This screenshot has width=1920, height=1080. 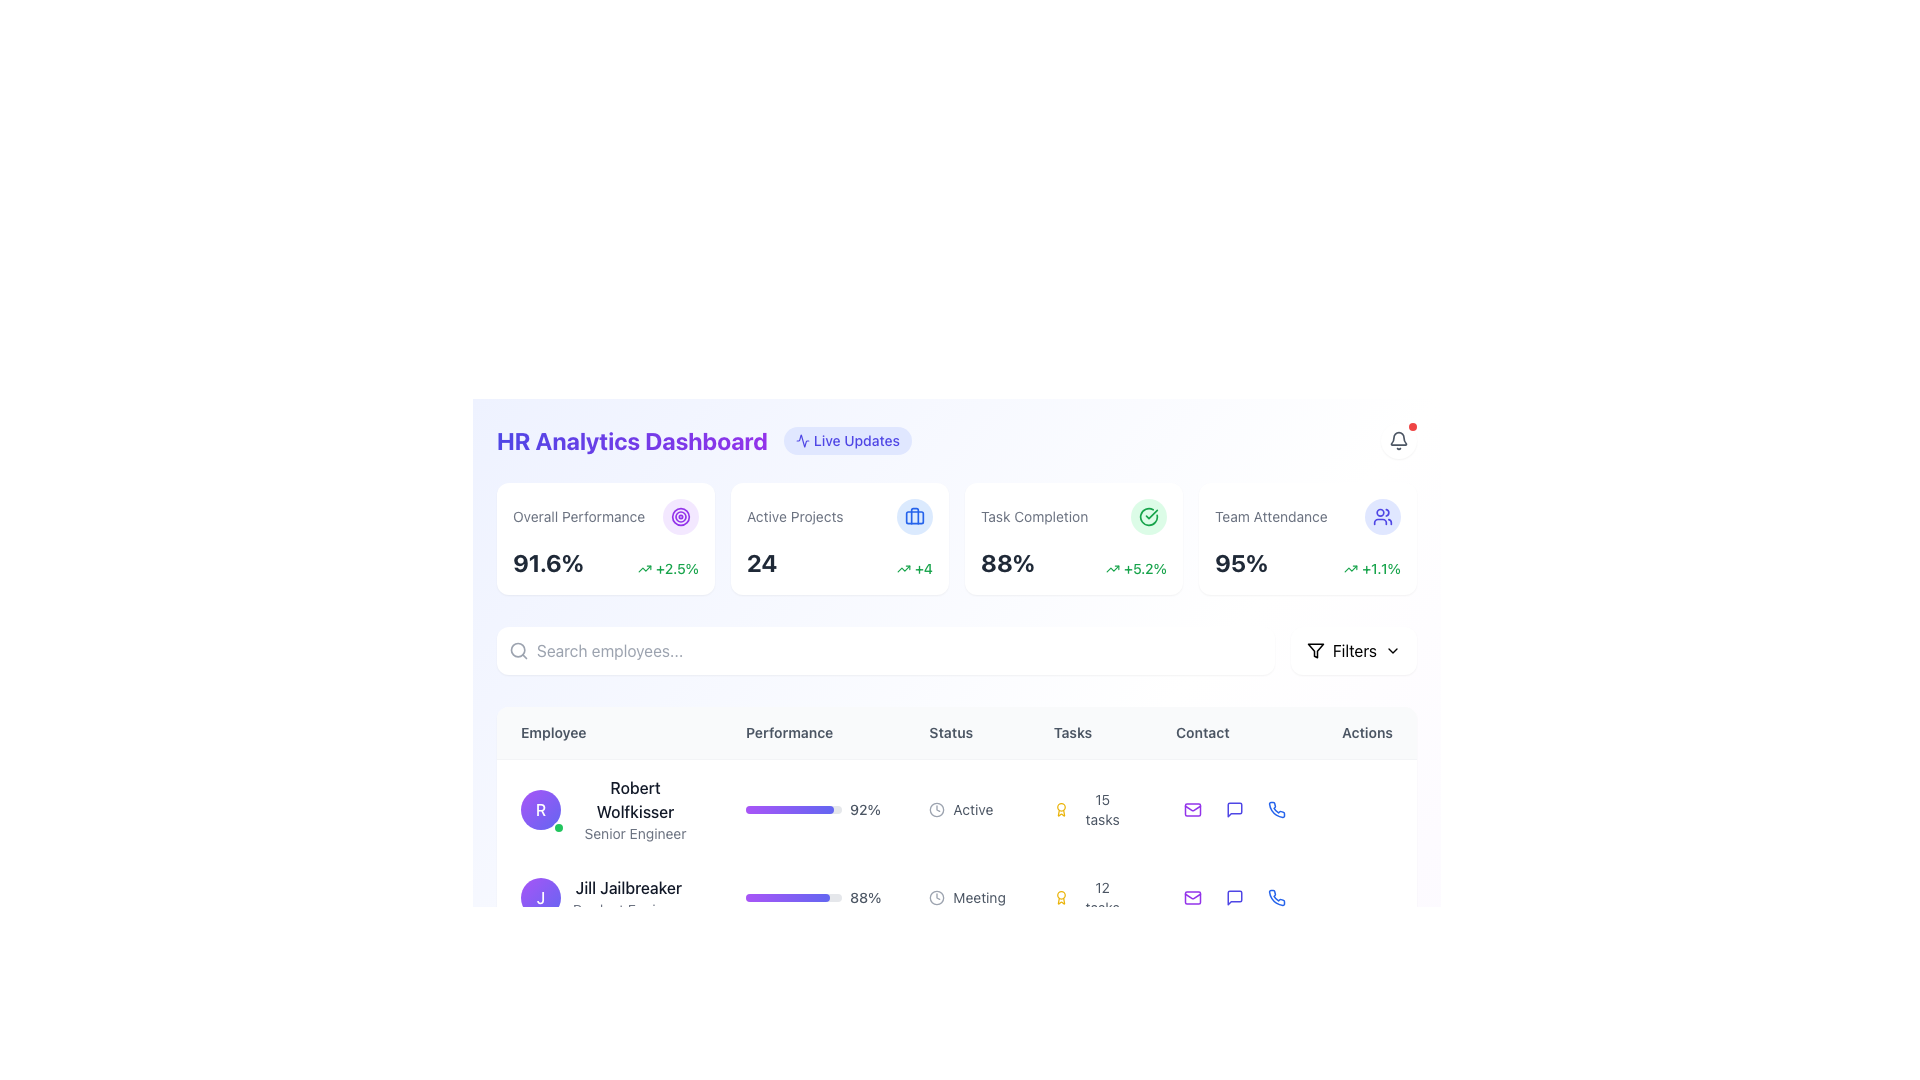 I want to click on the Icon button in the Actions section of the second row to initiate a phone call for the entry 'Jill Jailbreaker', so click(x=1275, y=897).